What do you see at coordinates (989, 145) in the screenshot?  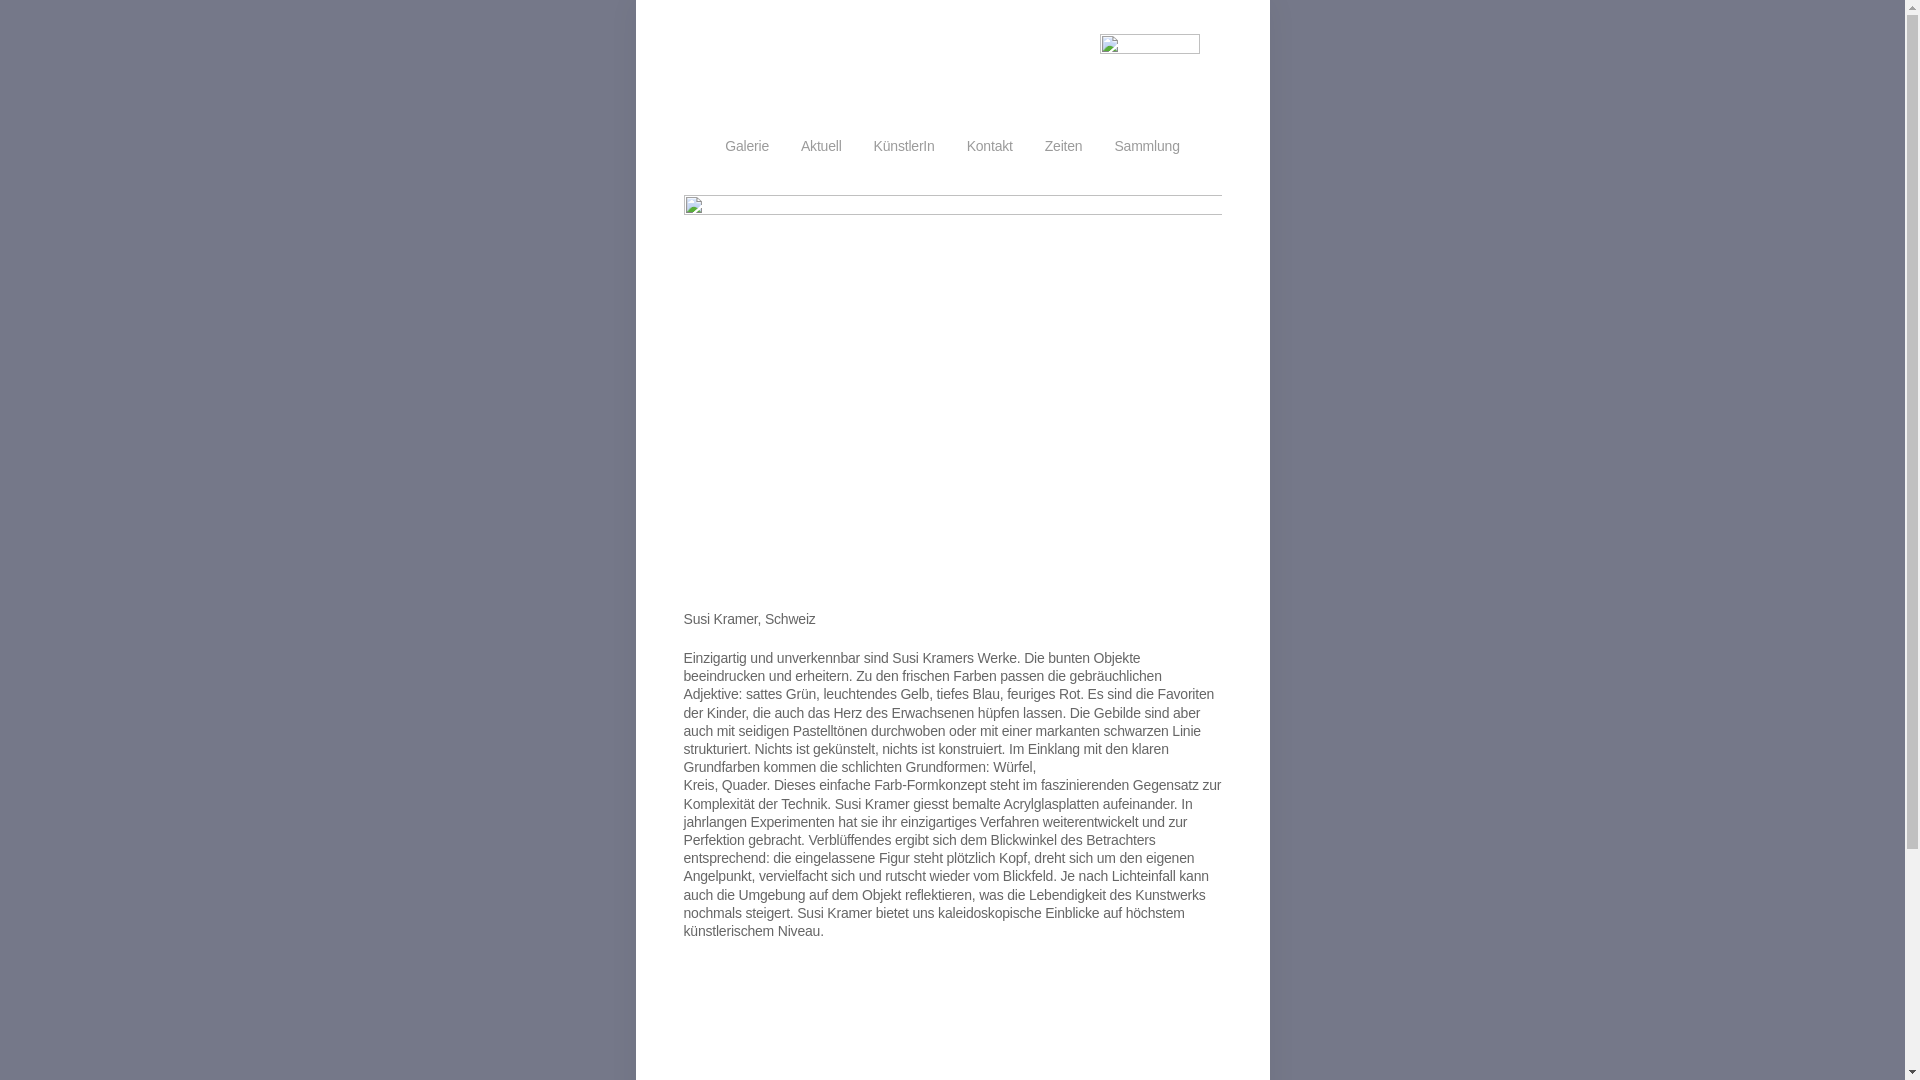 I see `'Kontakt'` at bounding box center [989, 145].